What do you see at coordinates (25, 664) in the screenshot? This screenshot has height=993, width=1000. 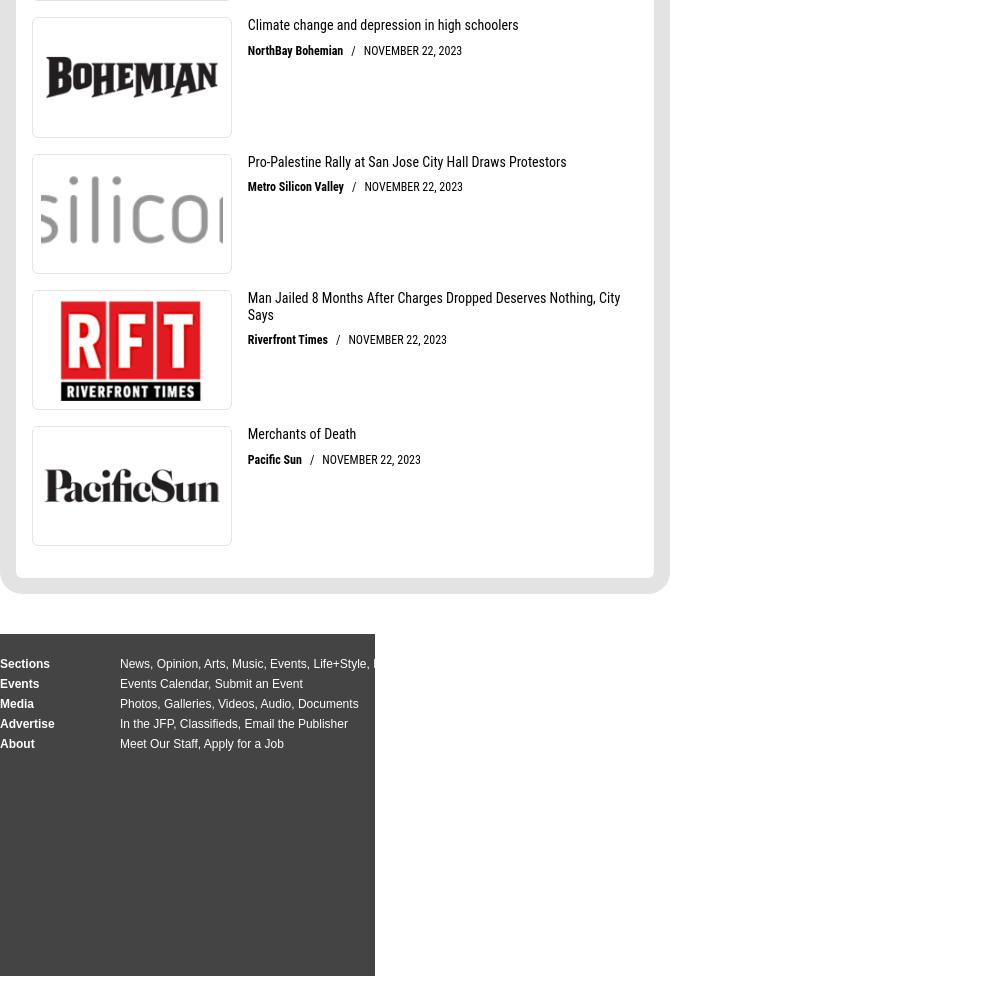 I see `'Sections'` at bounding box center [25, 664].